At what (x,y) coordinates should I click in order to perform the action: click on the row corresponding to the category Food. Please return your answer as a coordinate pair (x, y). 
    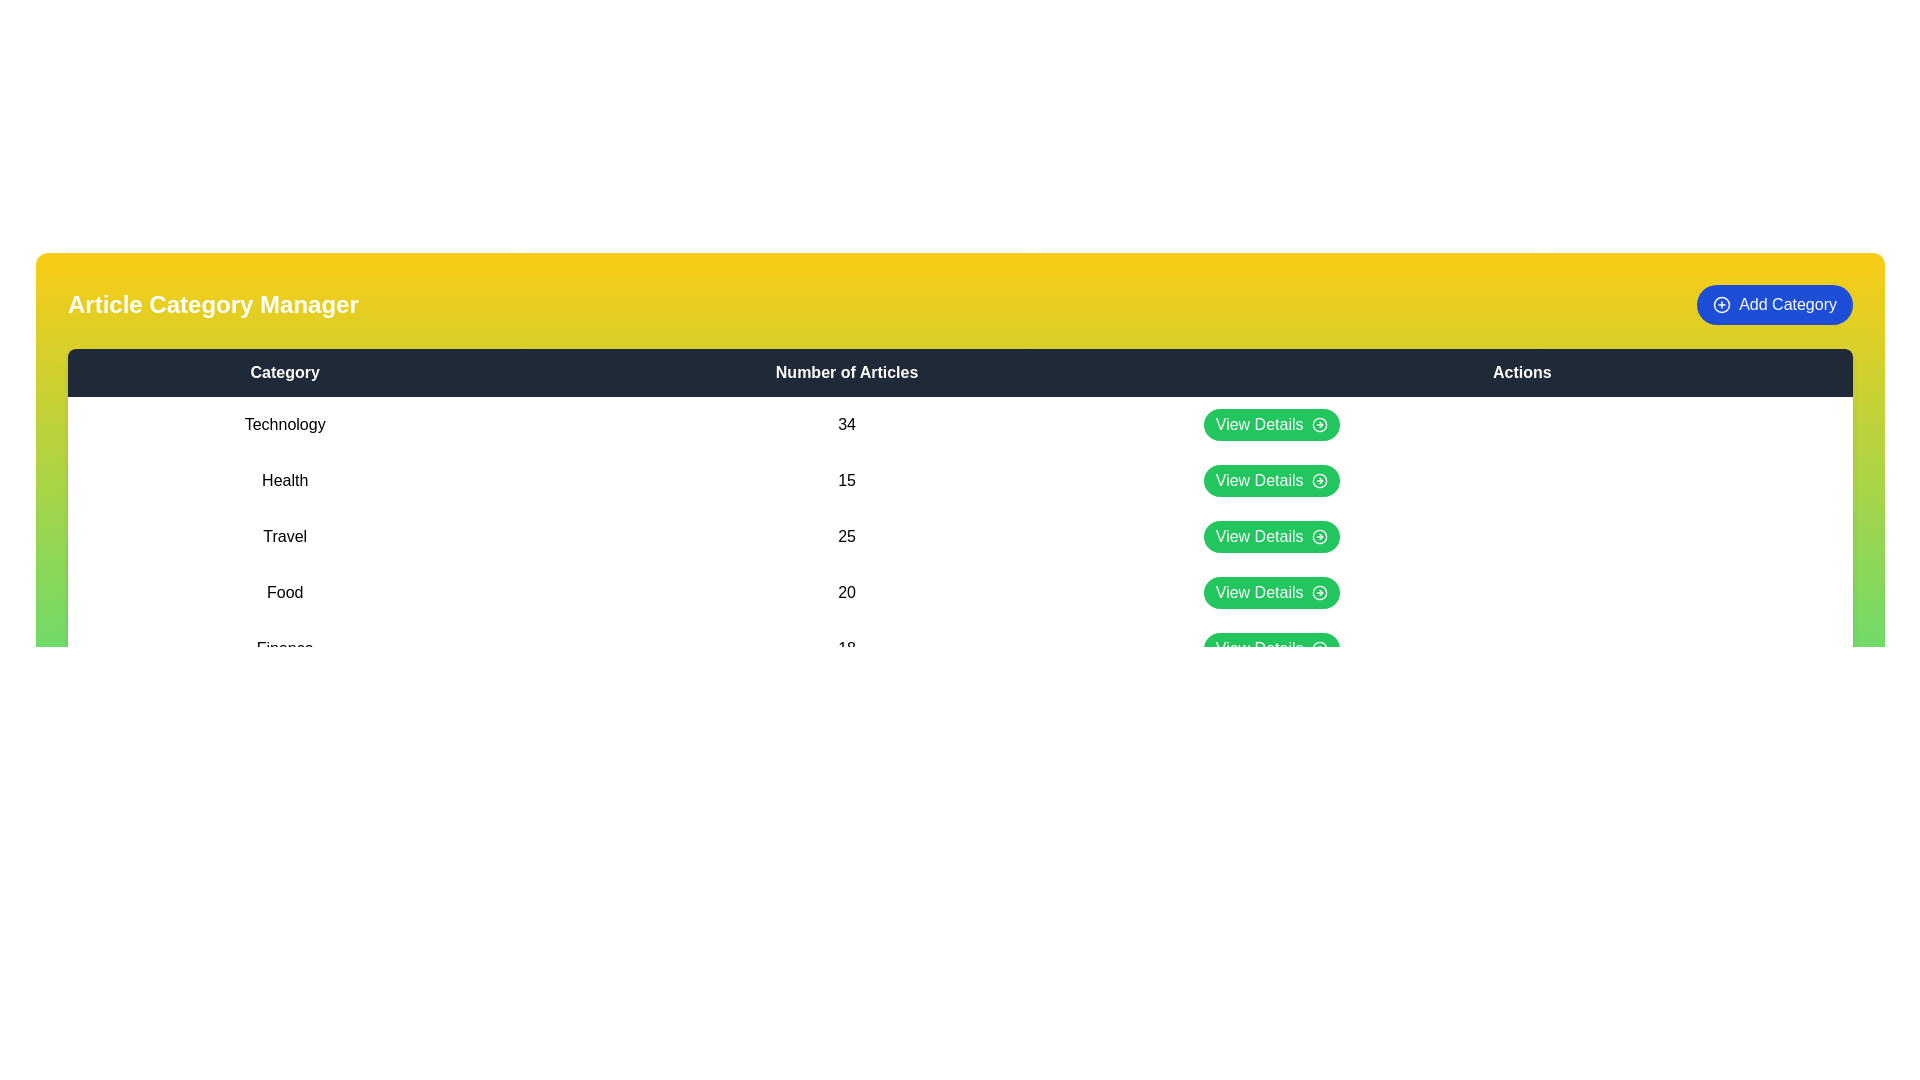
    Looking at the image, I should click on (960, 592).